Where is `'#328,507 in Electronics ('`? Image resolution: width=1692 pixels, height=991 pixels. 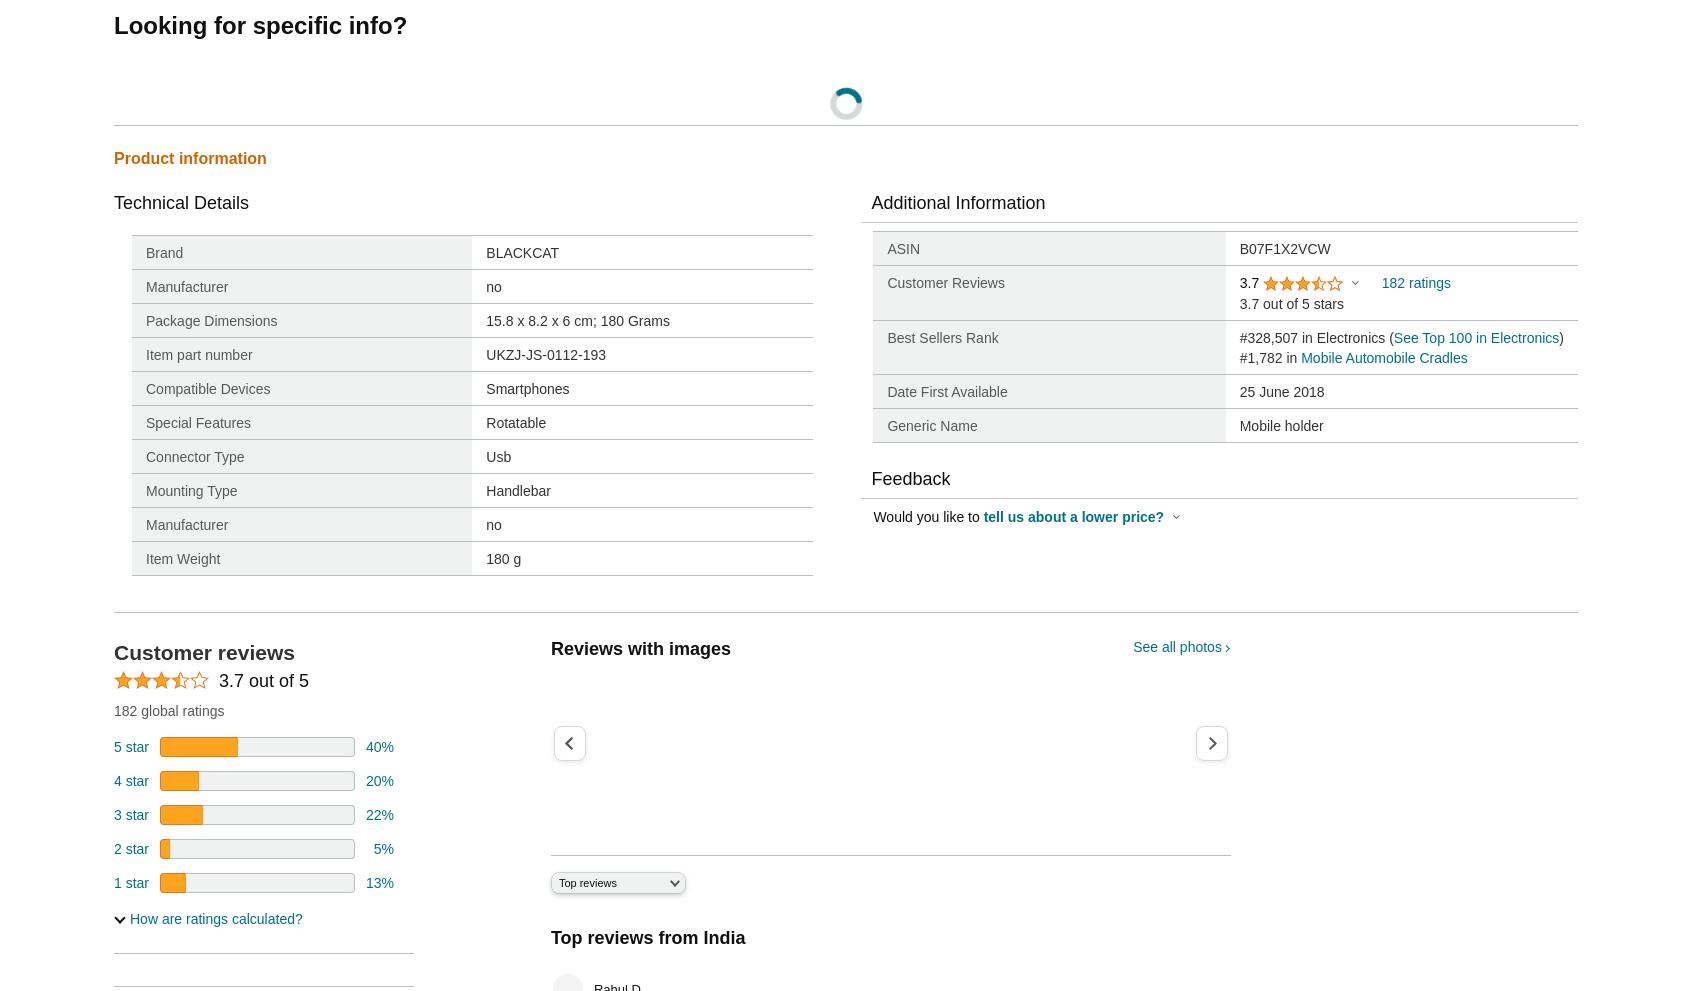 '#328,507 in Electronics (' is located at coordinates (1315, 337).